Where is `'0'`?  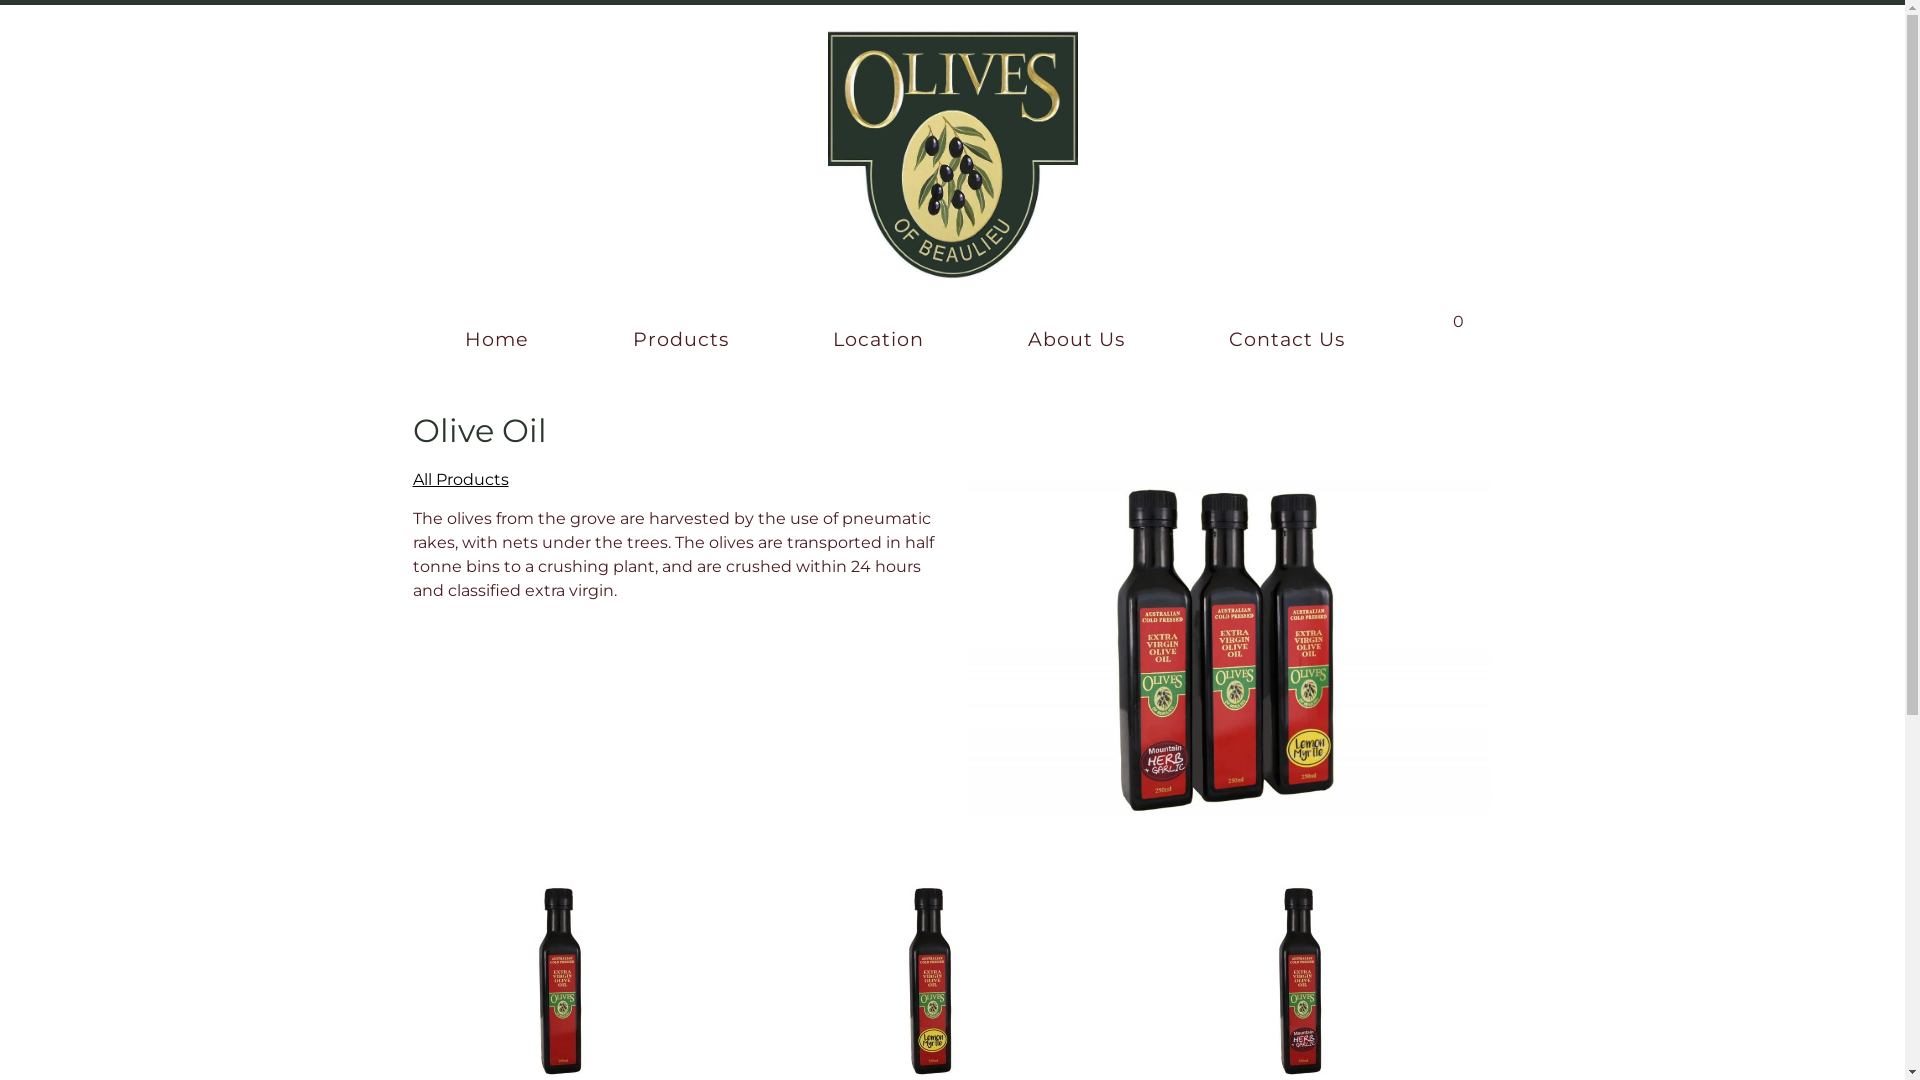
'0' is located at coordinates (1441, 315).